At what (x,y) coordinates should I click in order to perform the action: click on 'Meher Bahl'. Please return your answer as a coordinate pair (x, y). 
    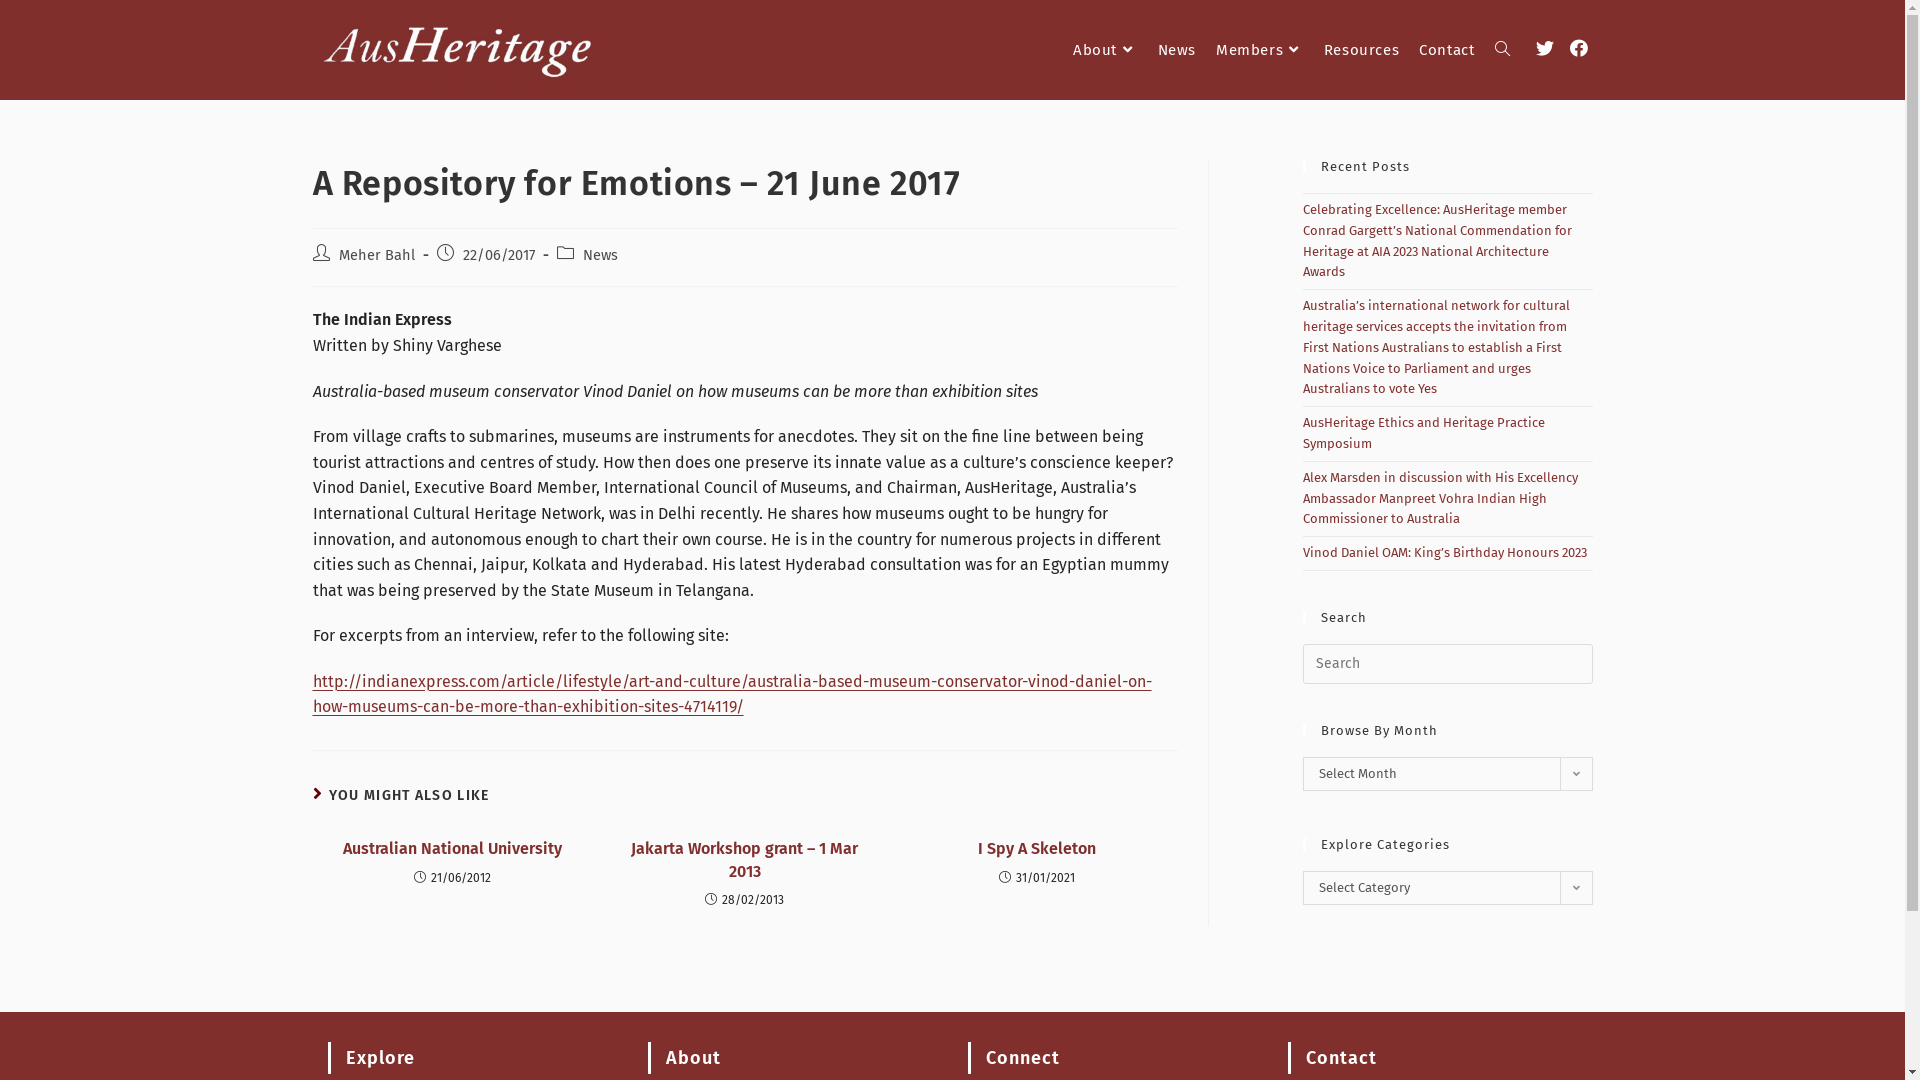
    Looking at the image, I should click on (375, 253).